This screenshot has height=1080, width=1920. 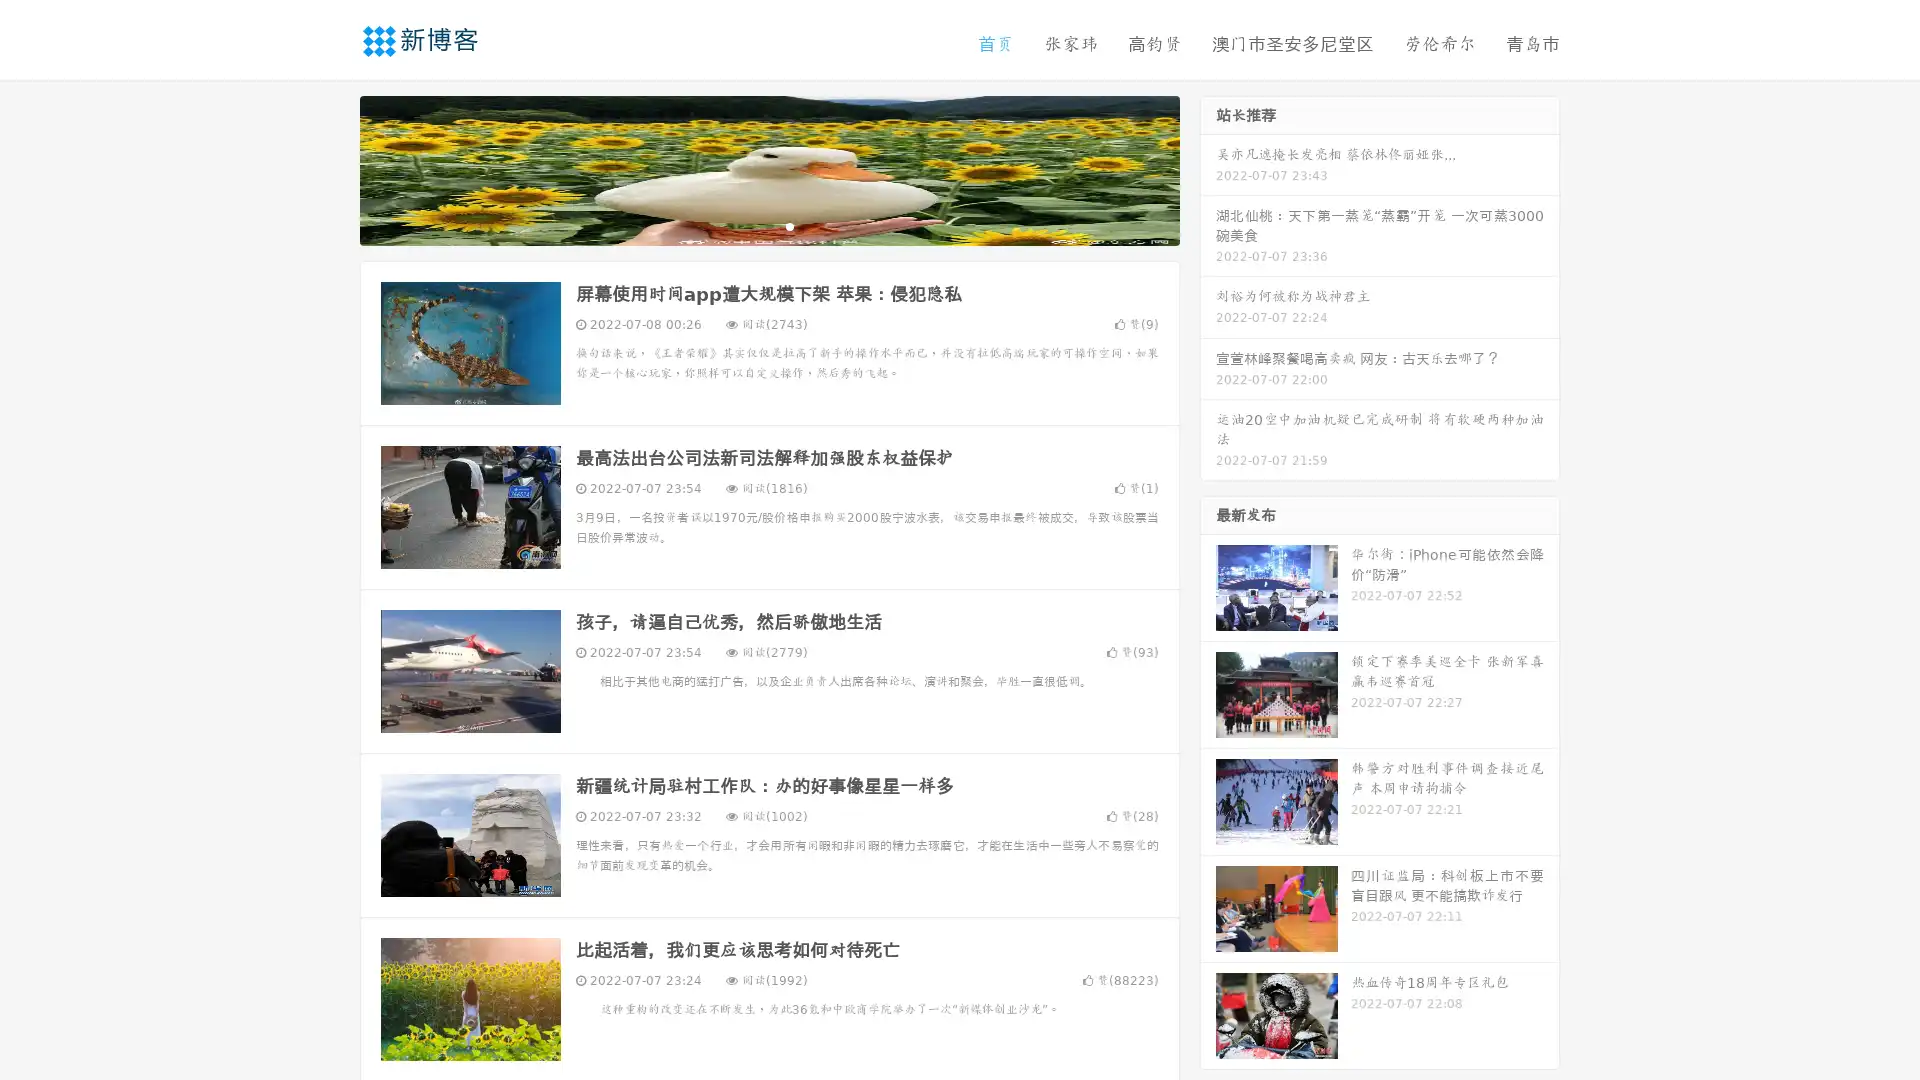 What do you see at coordinates (1208, 168) in the screenshot?
I see `Next slide` at bounding box center [1208, 168].